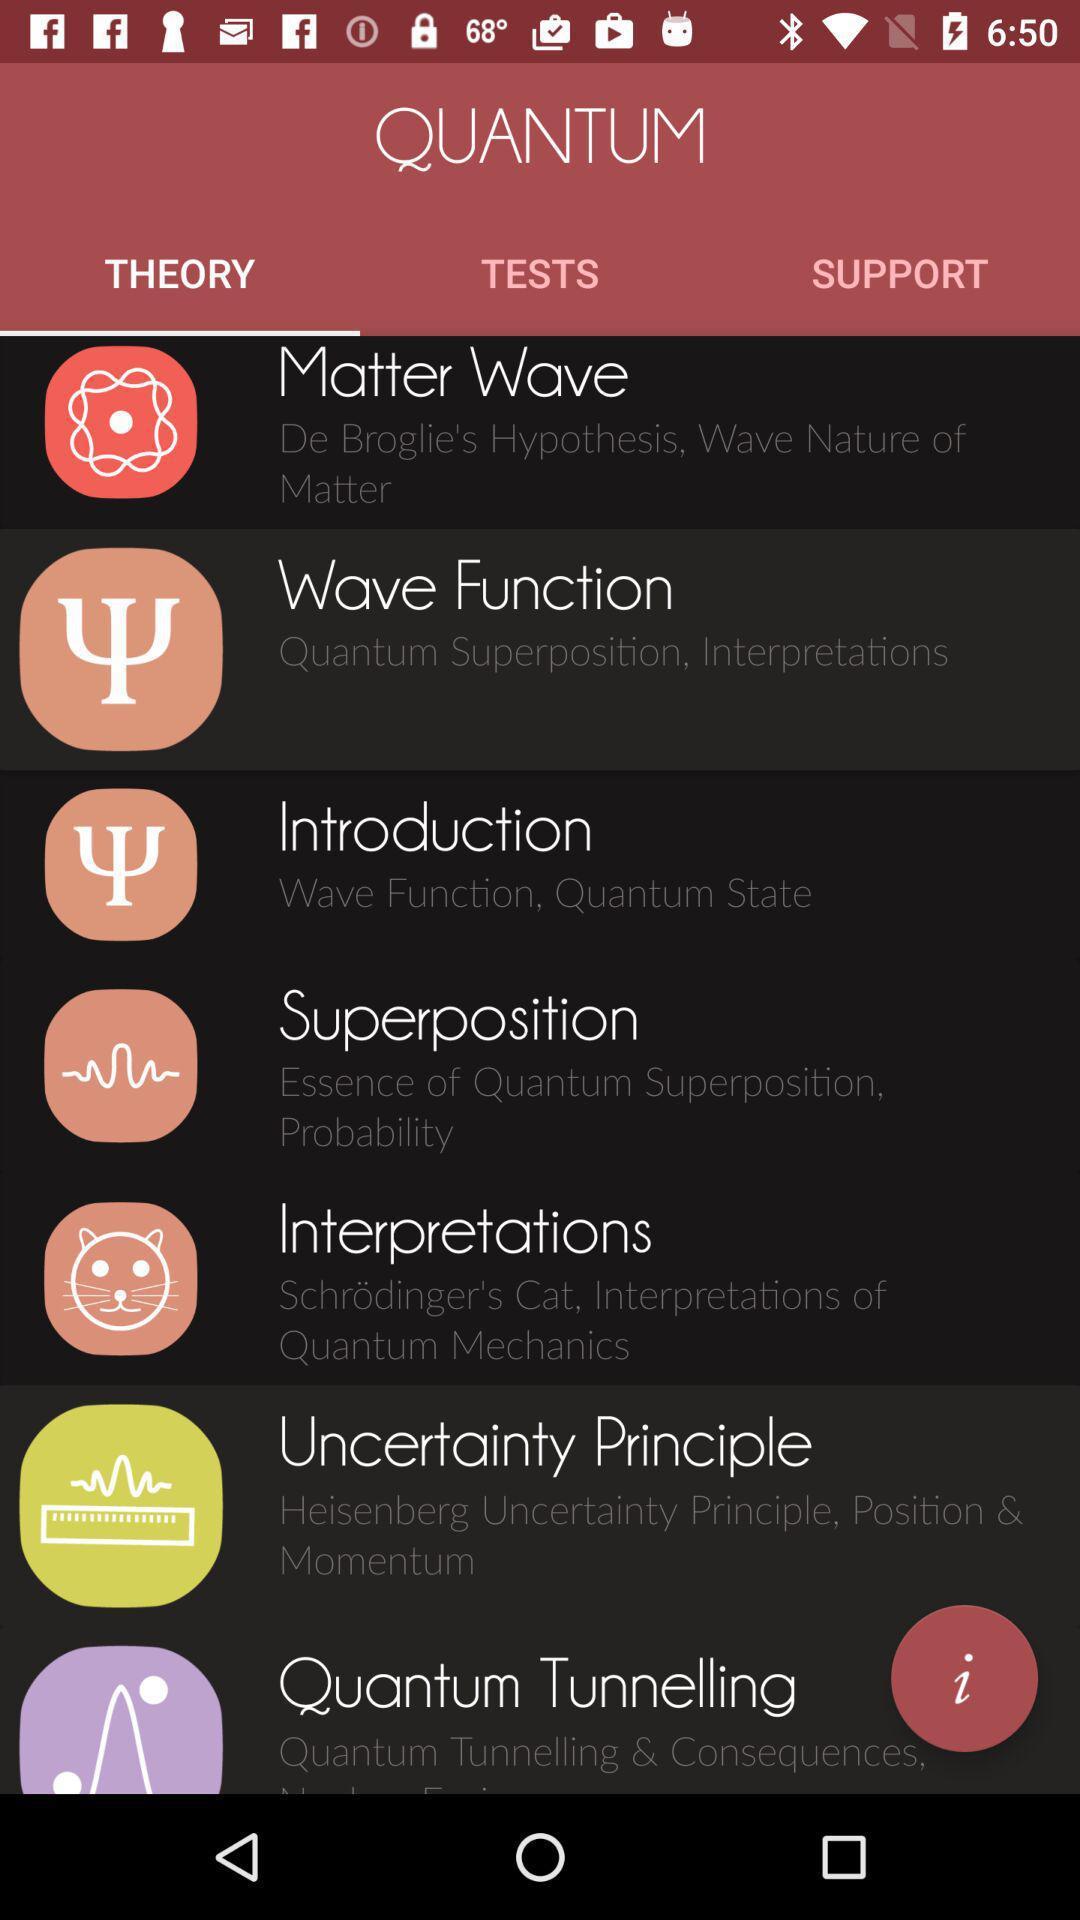 The height and width of the screenshot is (1920, 1080). What do you see at coordinates (963, 1678) in the screenshot?
I see `icon next to the quantum tunnelling icon` at bounding box center [963, 1678].